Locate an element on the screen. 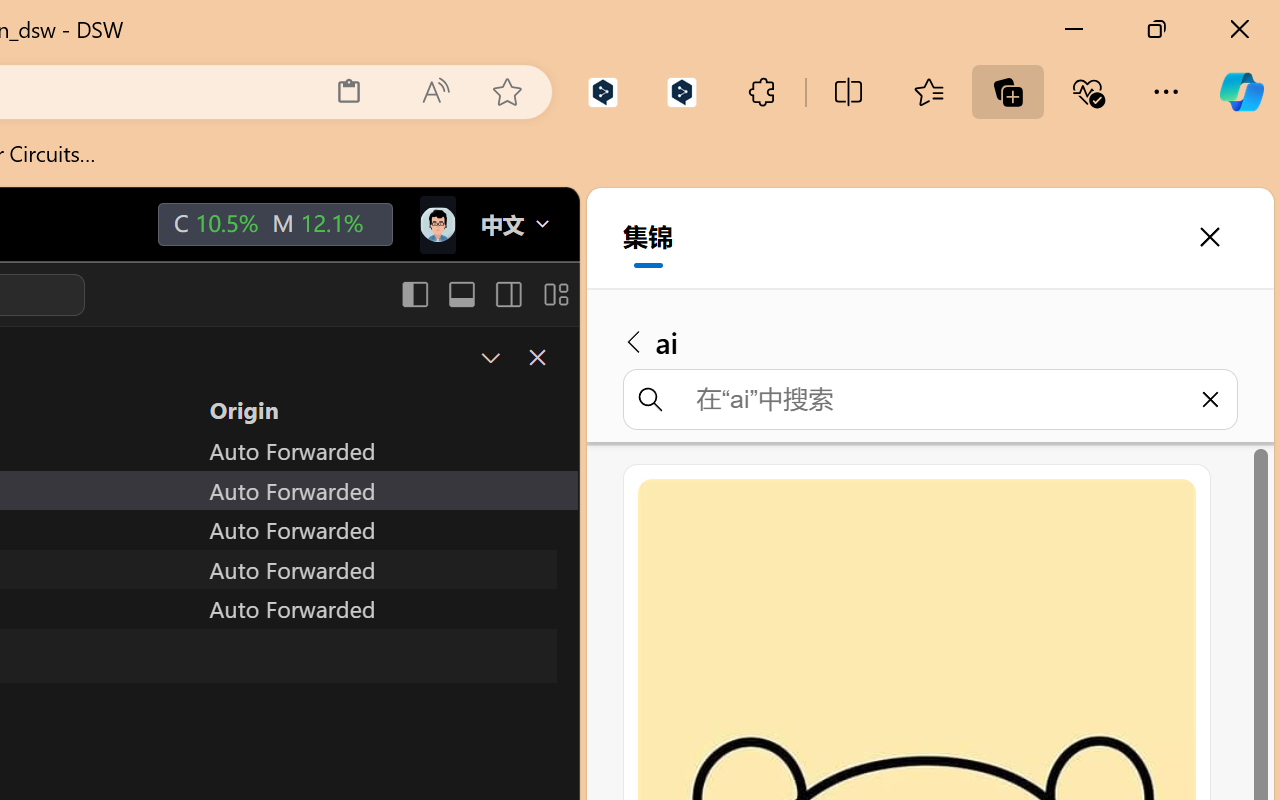  'Class: next-menu next-hoz widgets--iconMenu--BFkiHRM' is located at coordinates (435, 225).